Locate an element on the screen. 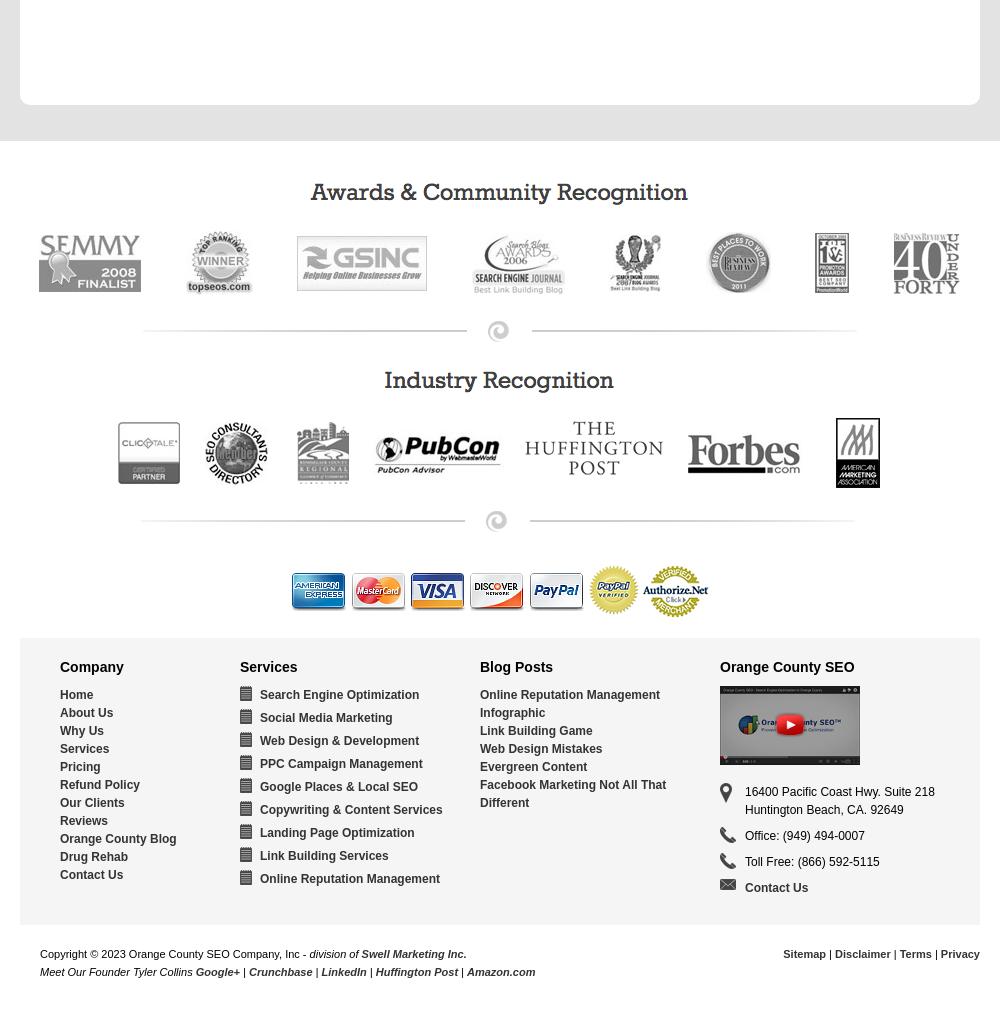  'Drug Rehab' is located at coordinates (93, 856).